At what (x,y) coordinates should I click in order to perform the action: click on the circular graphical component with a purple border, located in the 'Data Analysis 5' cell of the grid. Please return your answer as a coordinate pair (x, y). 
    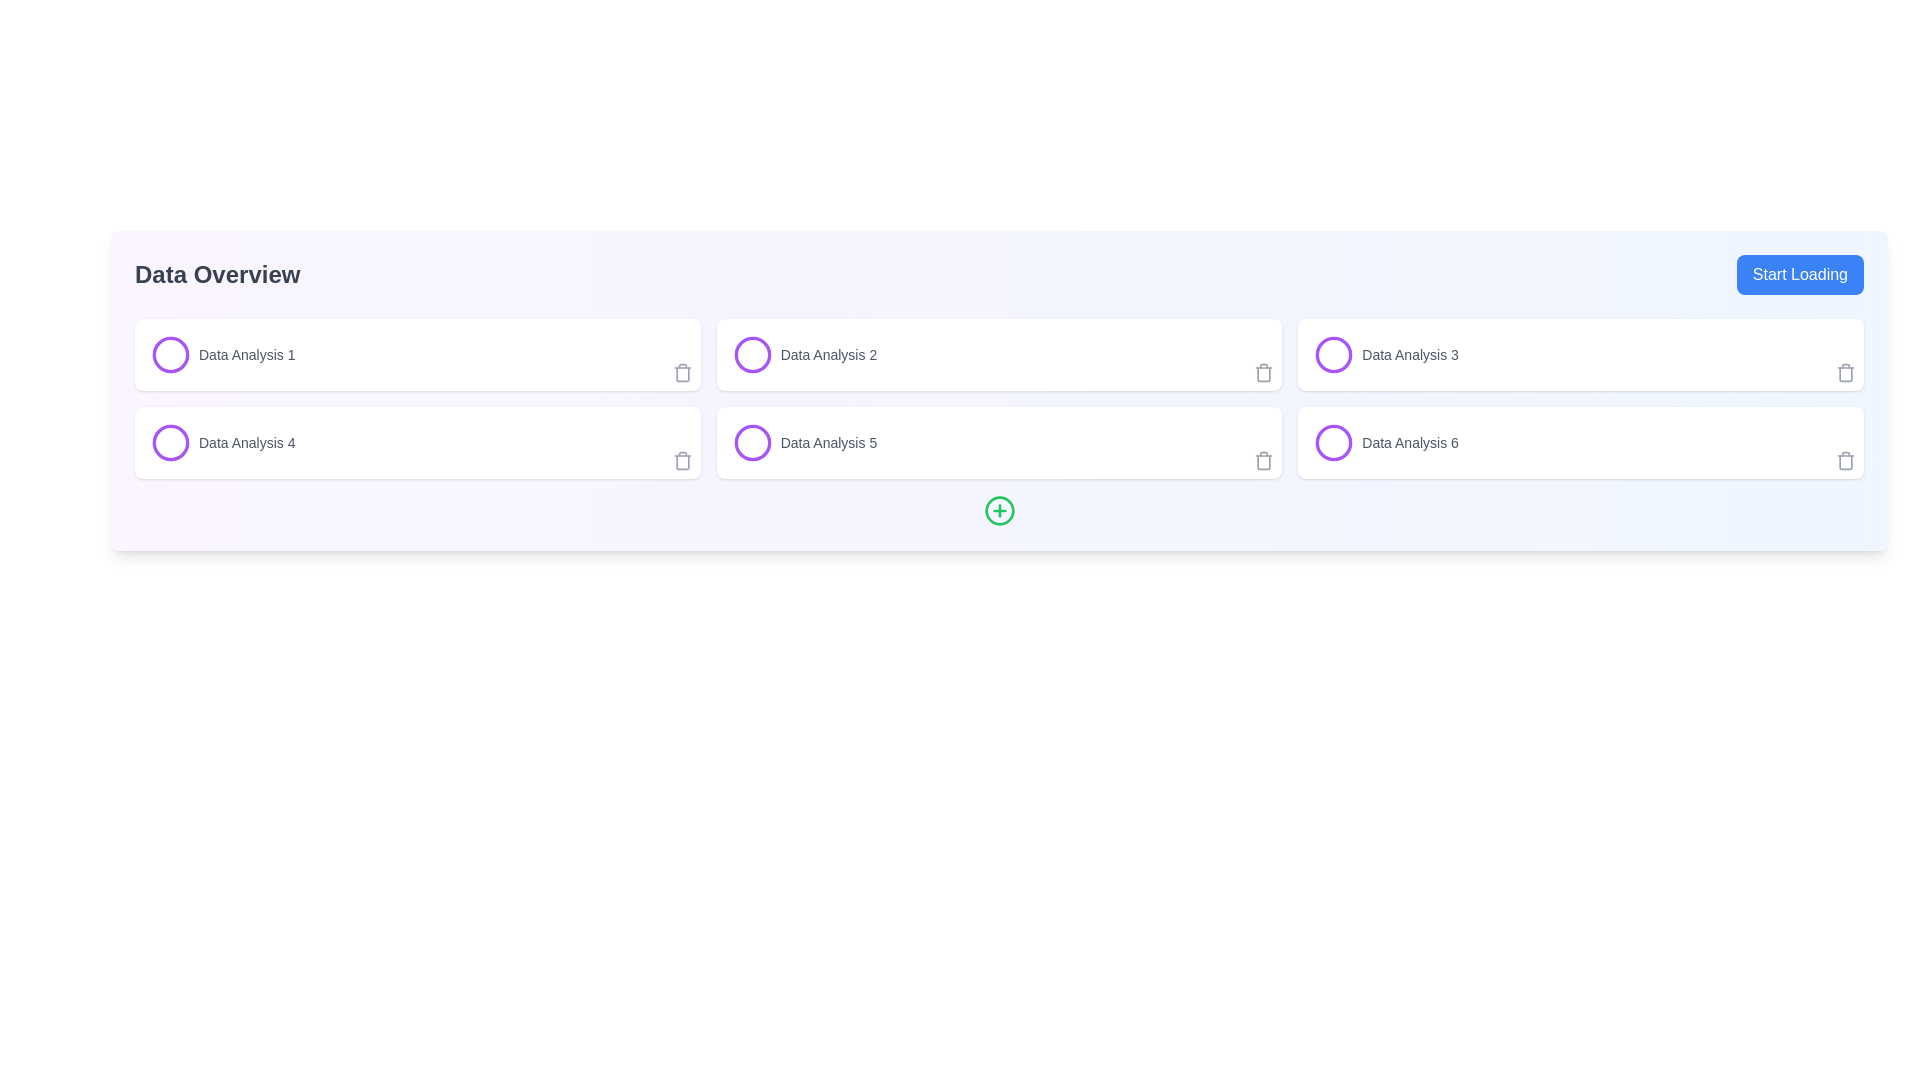
    Looking at the image, I should click on (751, 442).